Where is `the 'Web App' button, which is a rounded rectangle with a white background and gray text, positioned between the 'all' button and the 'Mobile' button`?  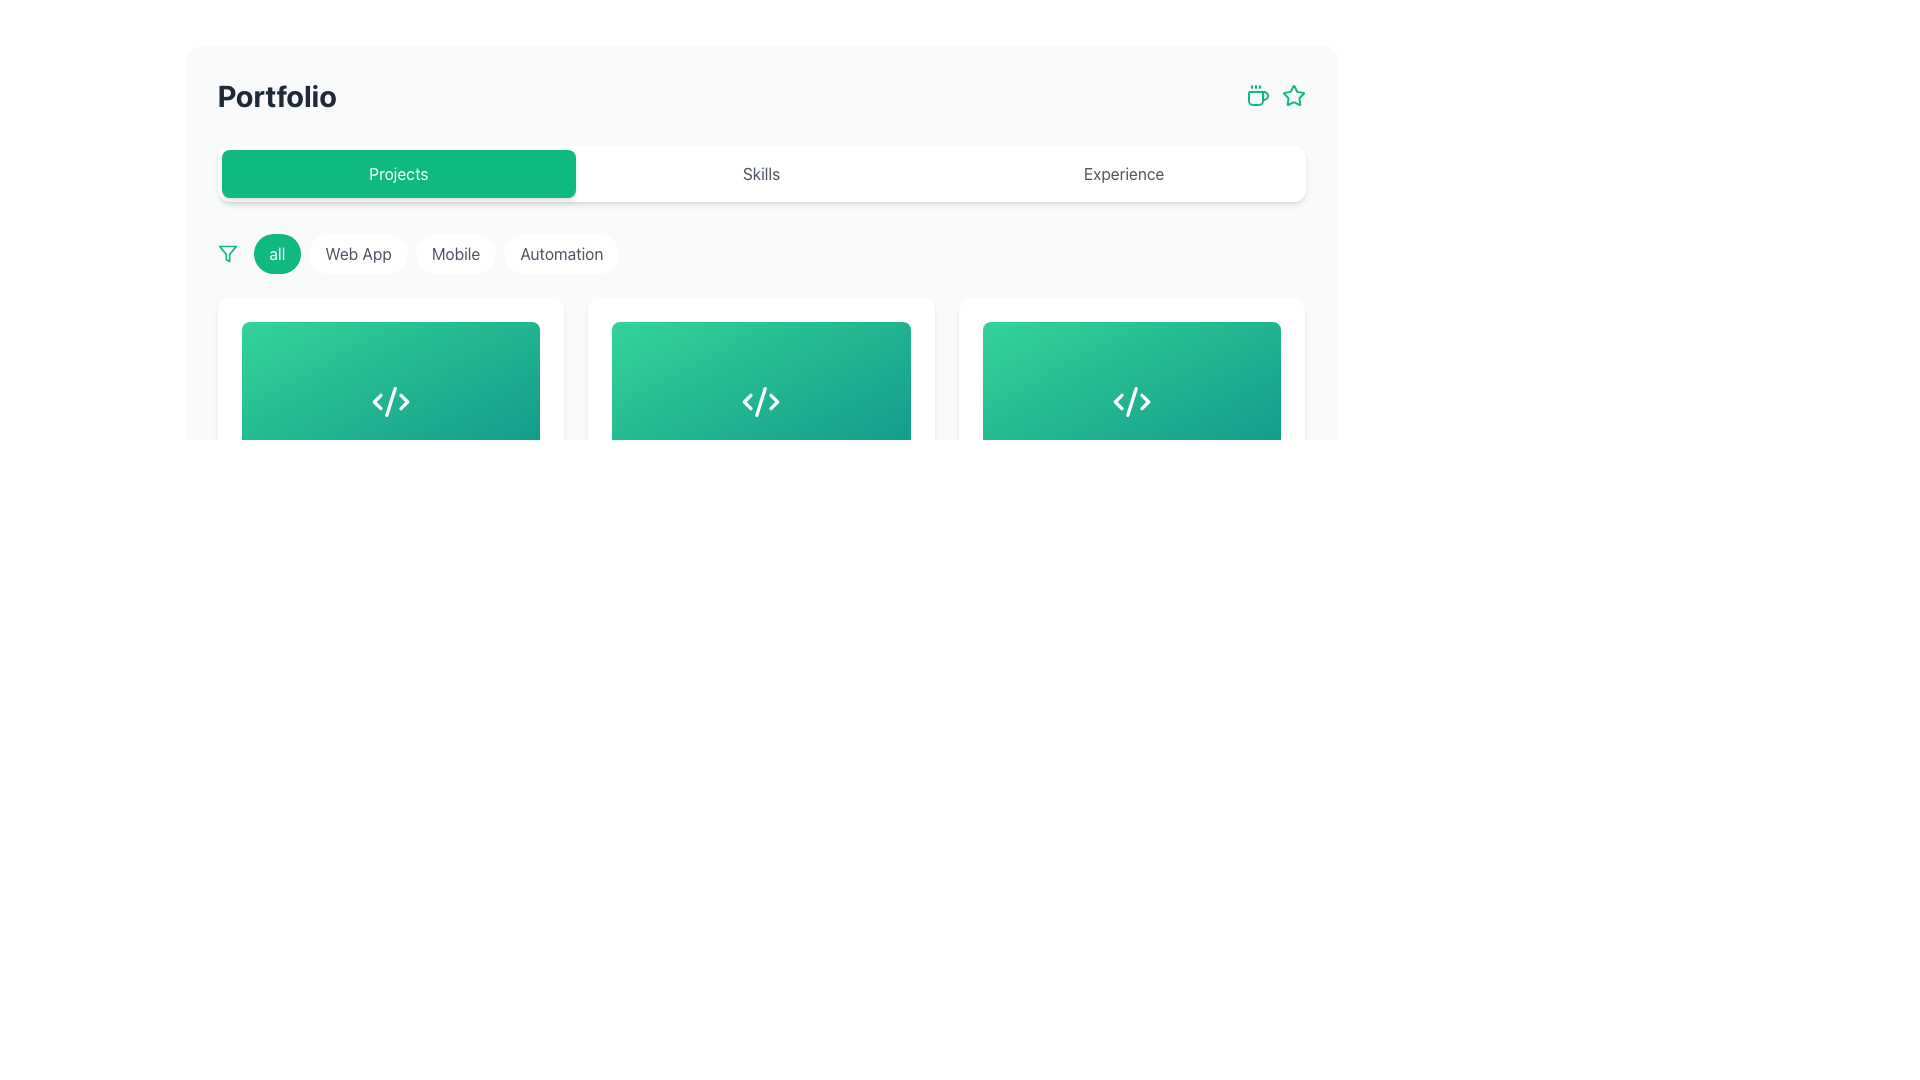 the 'Web App' button, which is a rounded rectangle with a white background and gray text, positioned between the 'all' button and the 'Mobile' button is located at coordinates (358, 253).